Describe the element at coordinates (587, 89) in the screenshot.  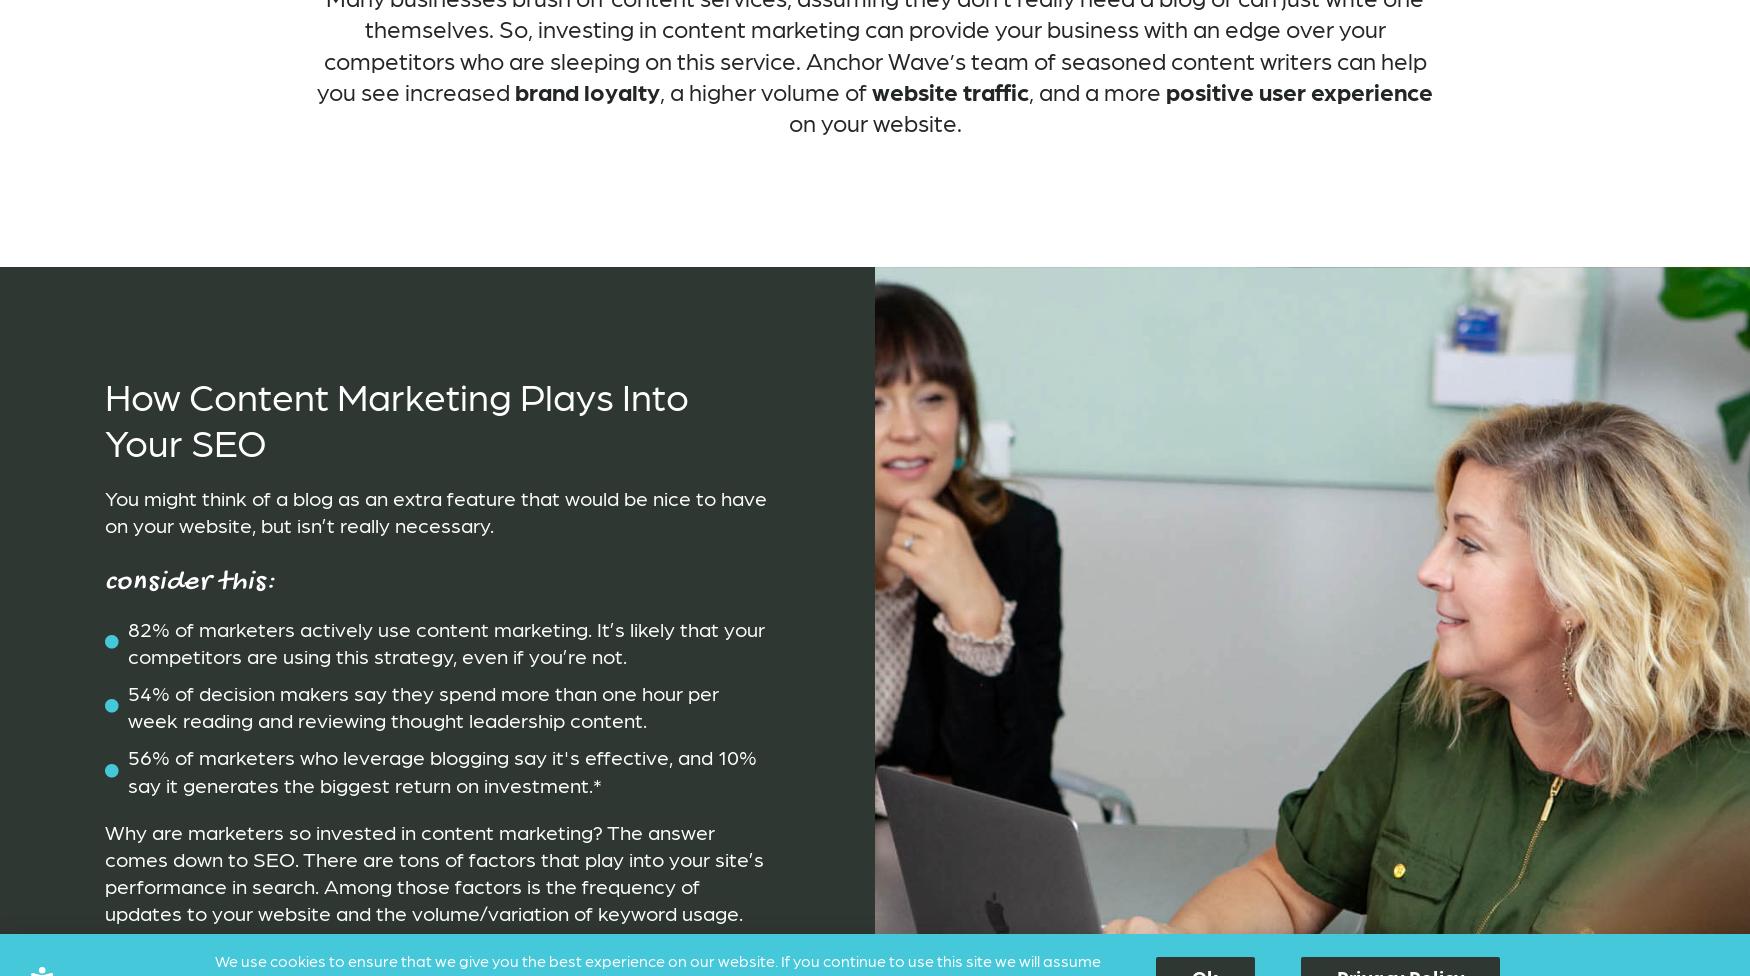
I see `'brand loyalty'` at that location.